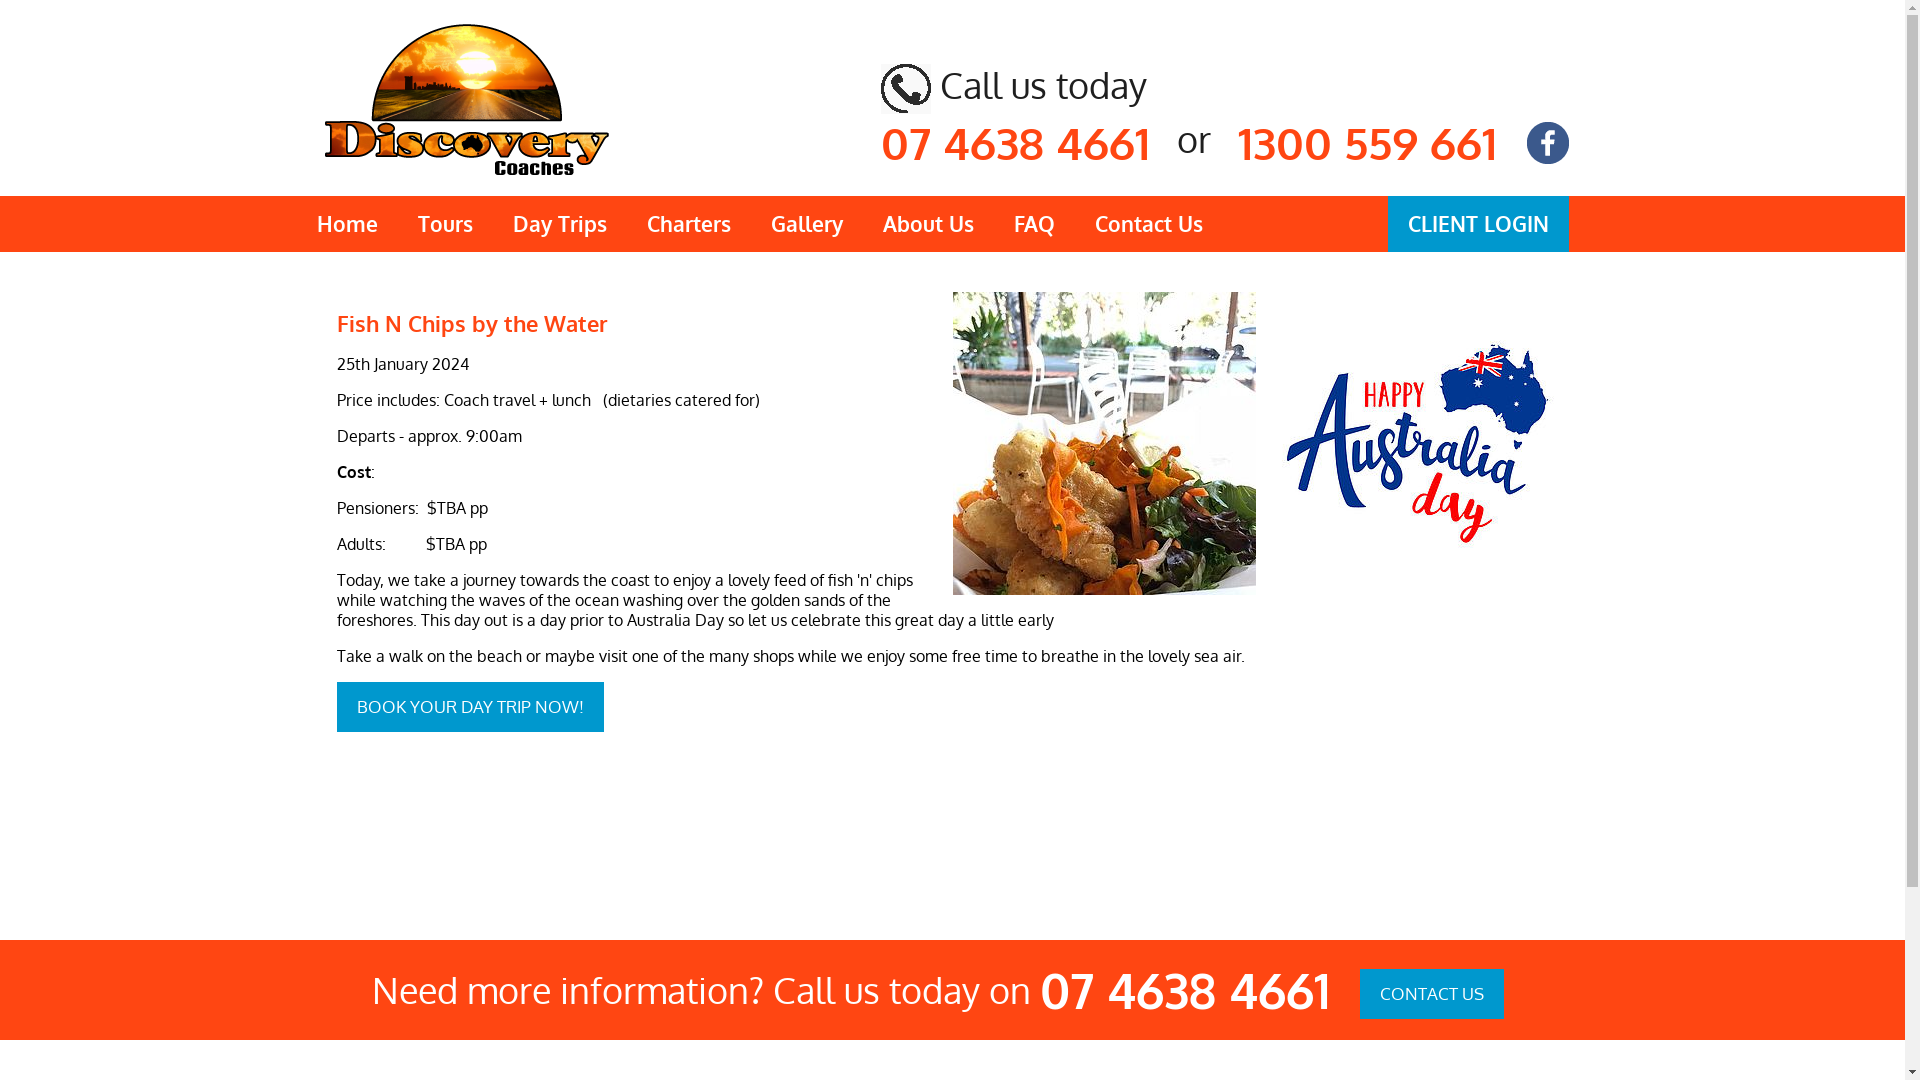 The image size is (1920, 1080). What do you see at coordinates (1014, 141) in the screenshot?
I see `'07 4638 4661'` at bounding box center [1014, 141].